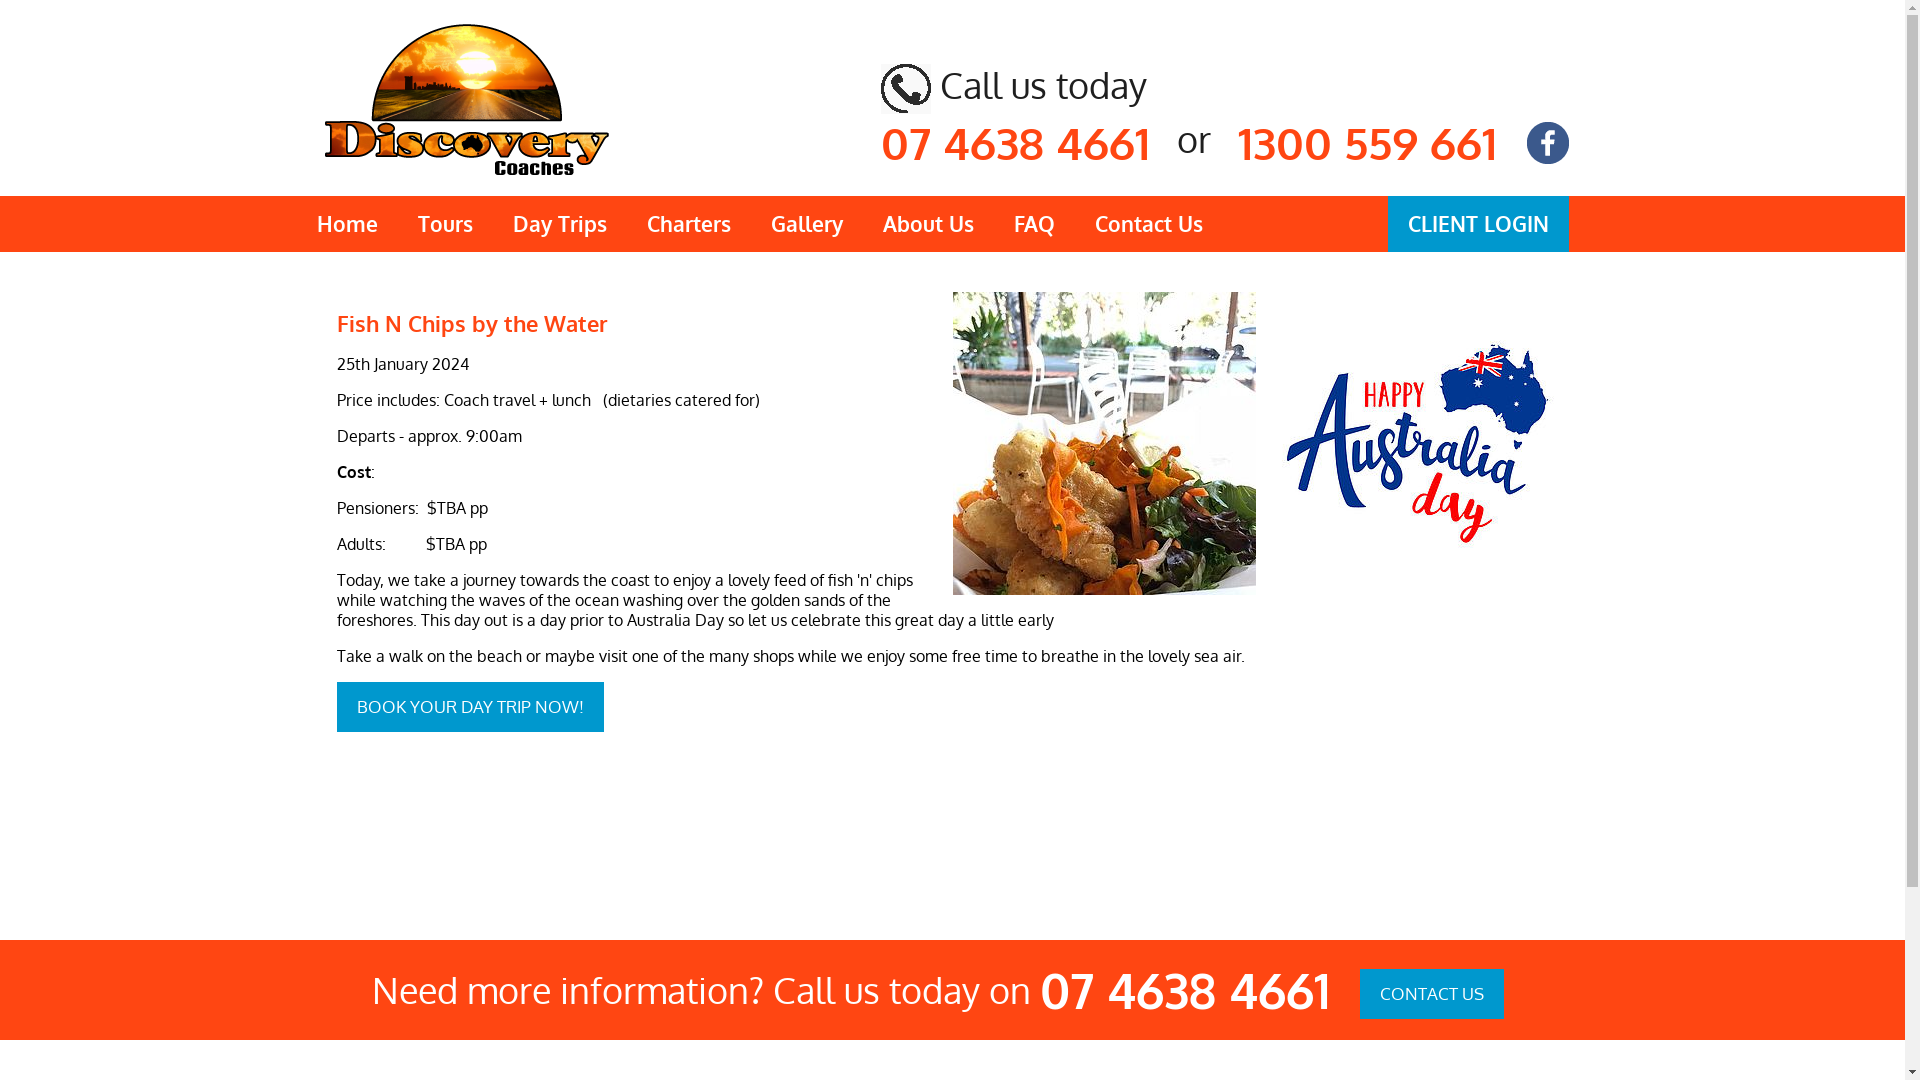 The image size is (1920, 1080). What do you see at coordinates (1014, 141) in the screenshot?
I see `'07 4638 4661'` at bounding box center [1014, 141].